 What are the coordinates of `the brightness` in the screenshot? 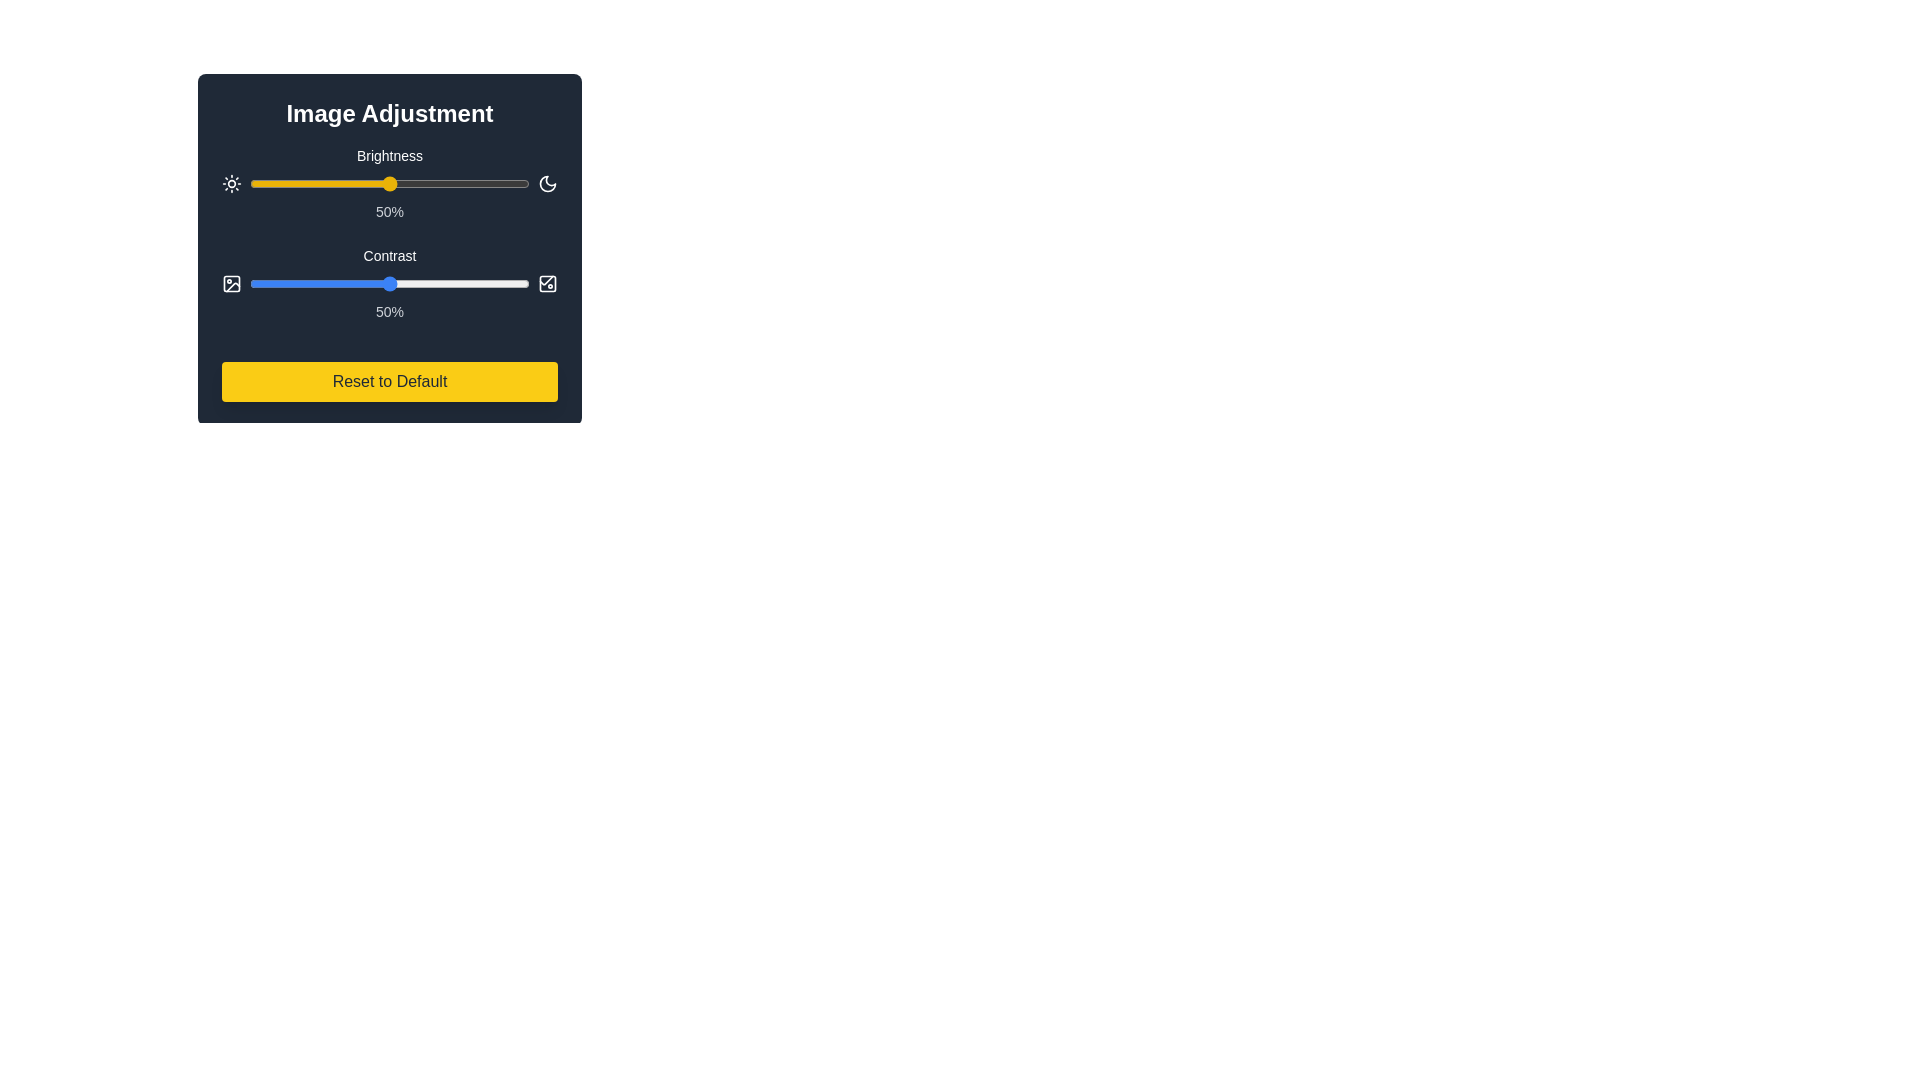 It's located at (310, 184).